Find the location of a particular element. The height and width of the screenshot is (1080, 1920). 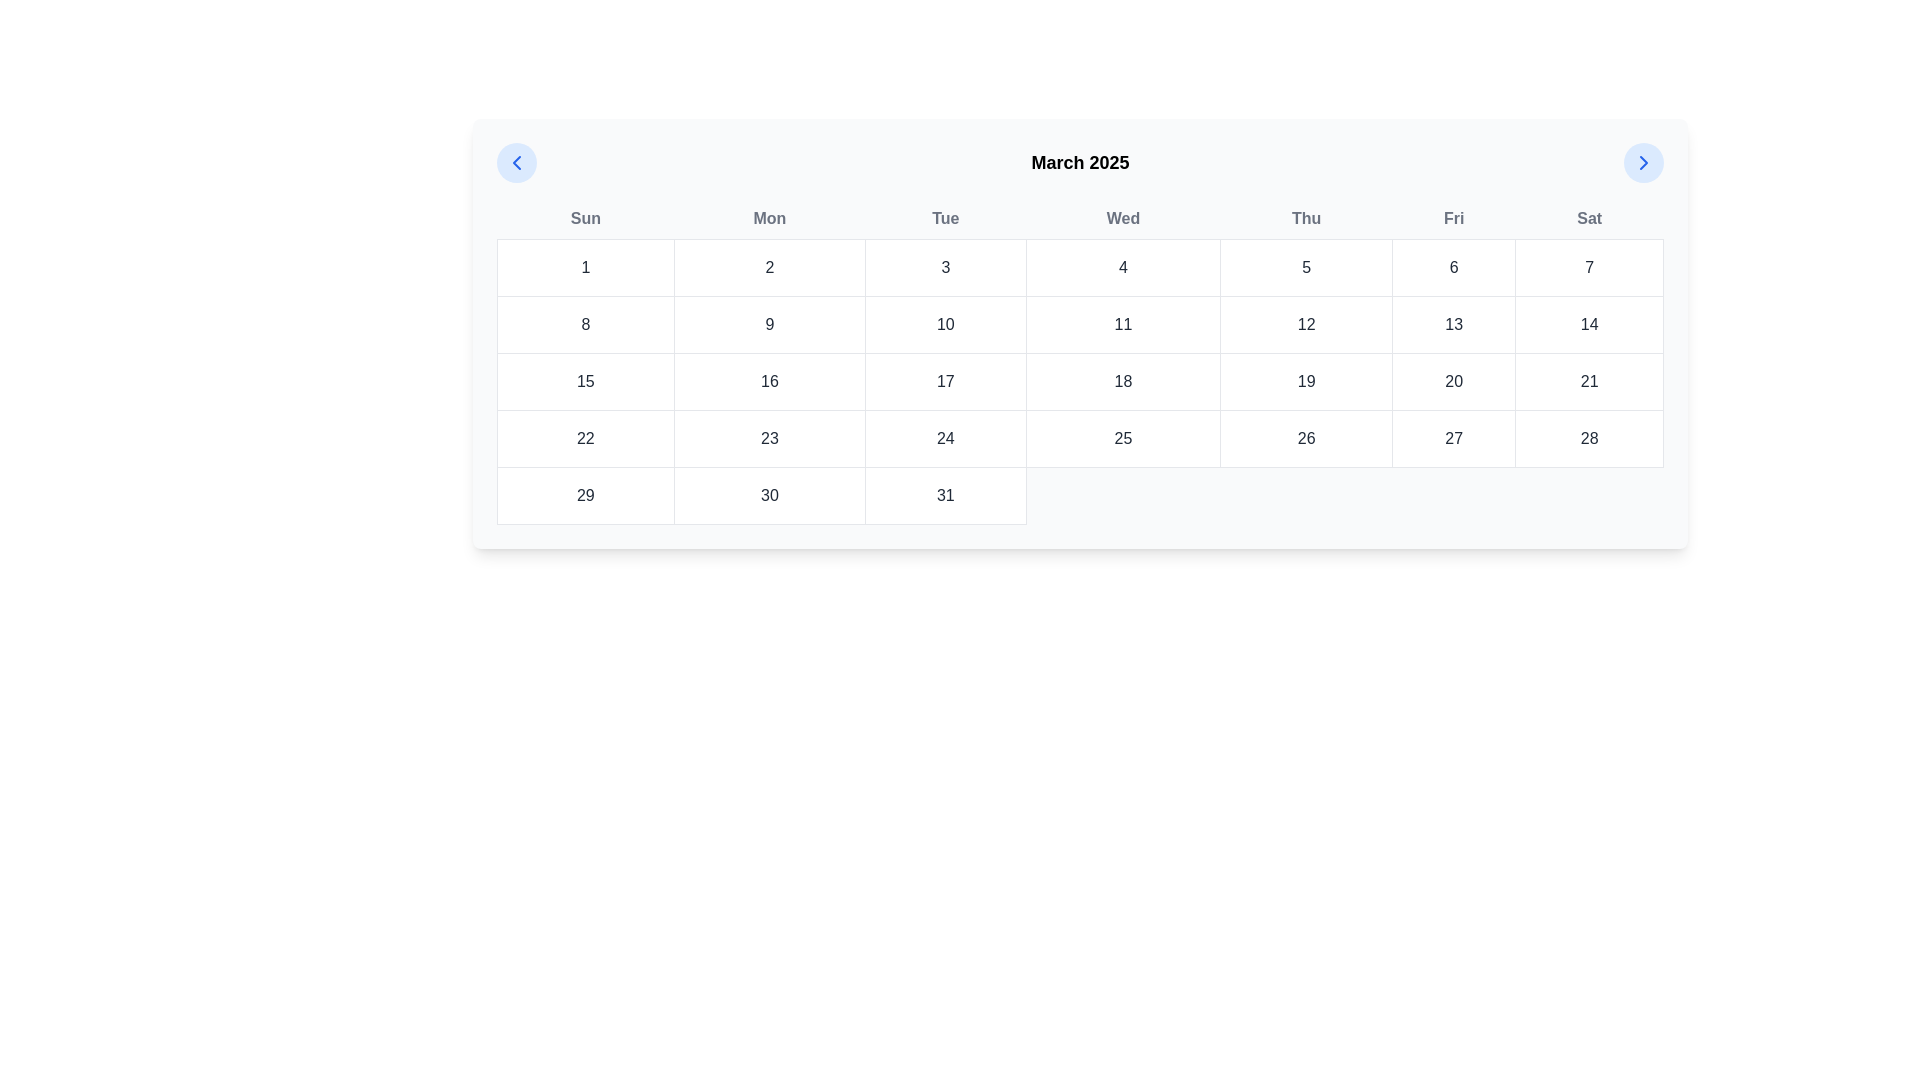

the selectable calendar cell containing the text '8' in dark gray, located under the 'Sun' header in the first column is located at coordinates (584, 323).